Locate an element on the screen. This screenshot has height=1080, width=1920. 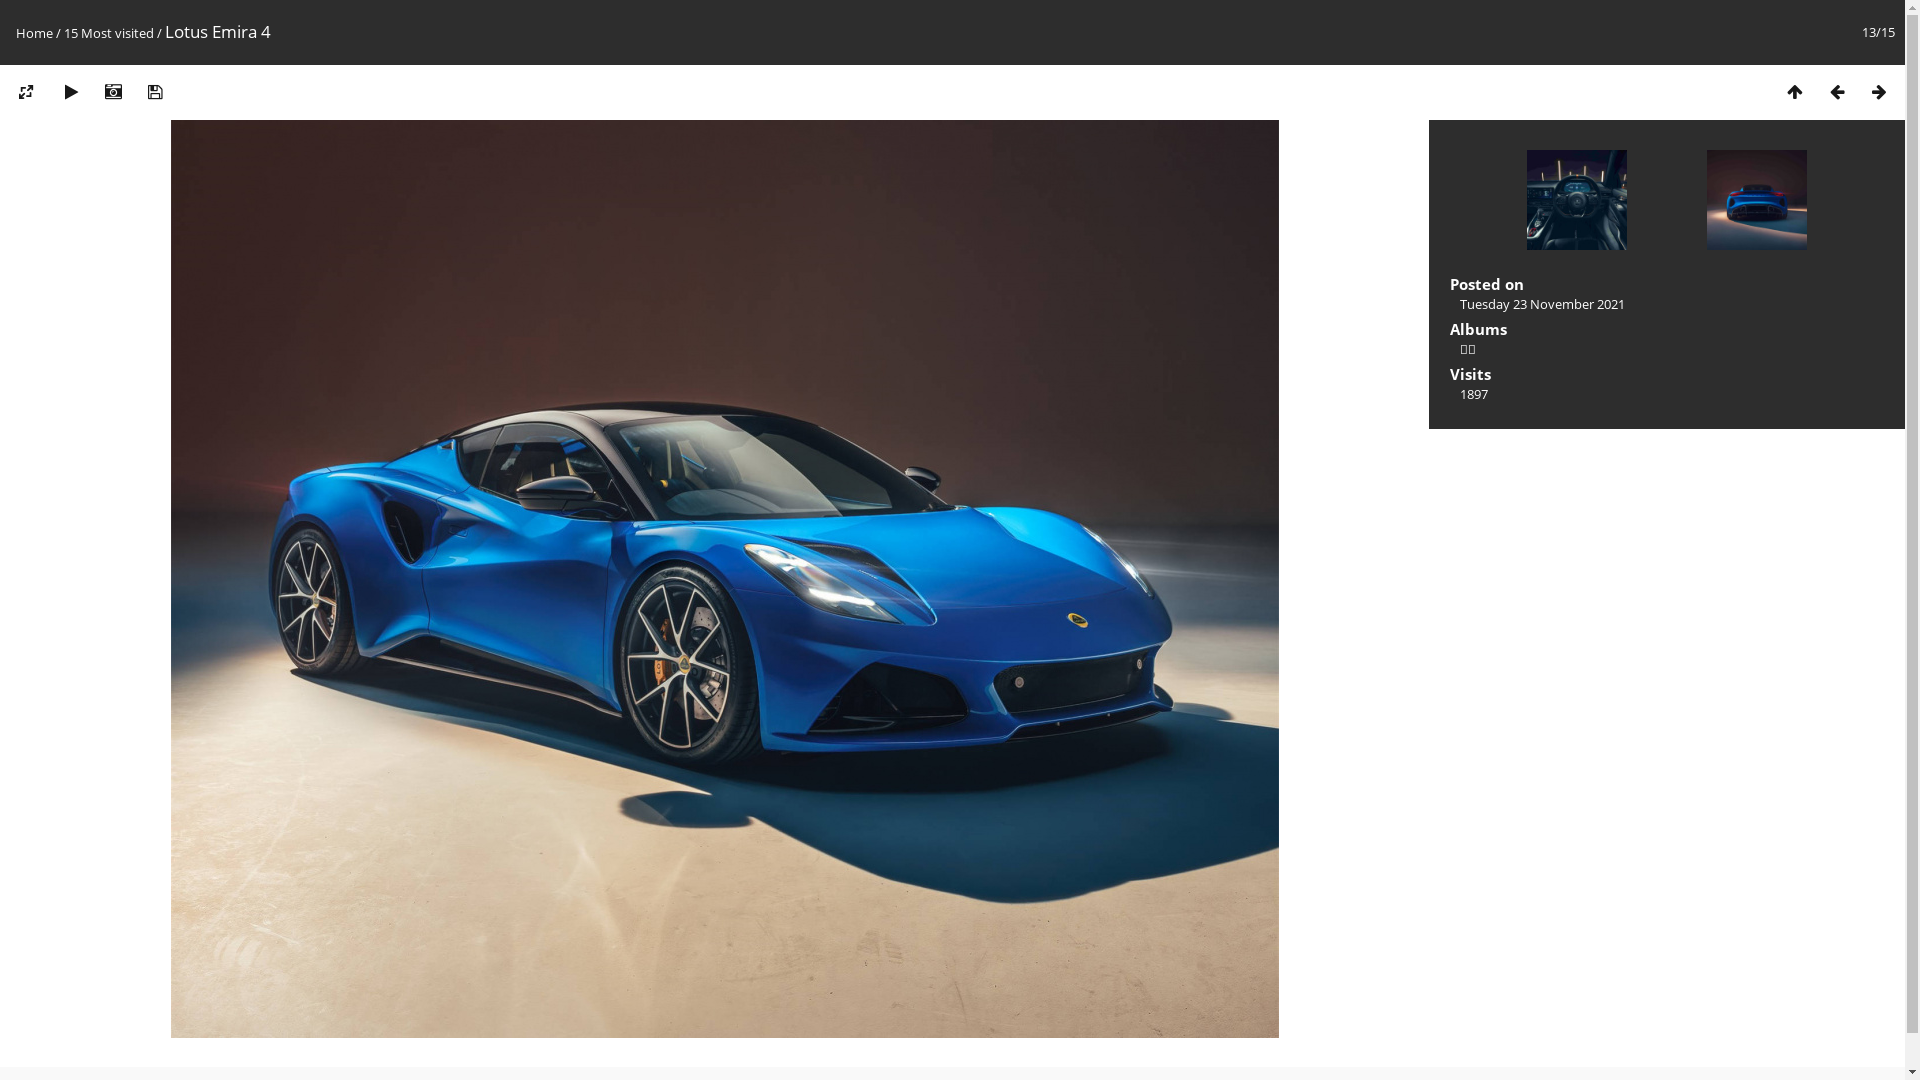
'Home' is located at coordinates (34, 33).